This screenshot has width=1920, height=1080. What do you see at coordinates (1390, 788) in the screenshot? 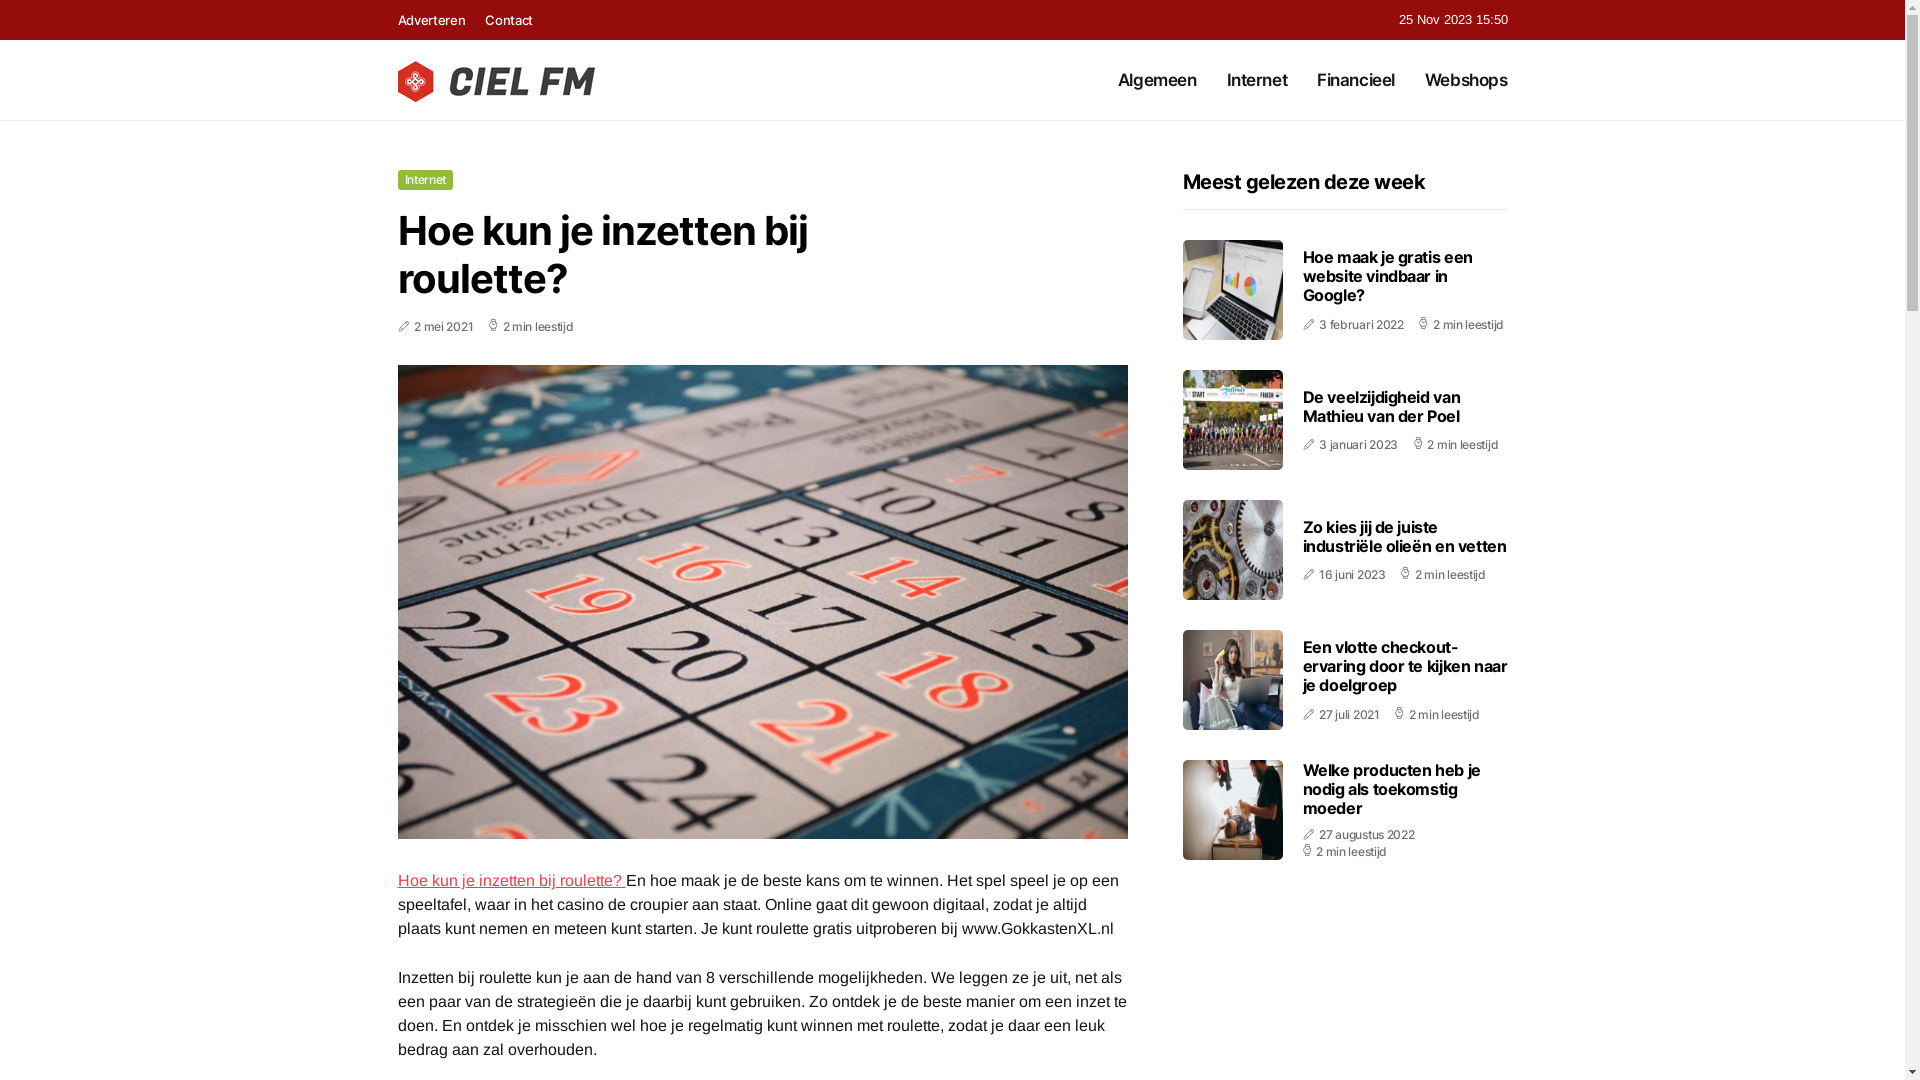
I see `'Welke producten heb je nodig als toekomstig moeder'` at bounding box center [1390, 788].